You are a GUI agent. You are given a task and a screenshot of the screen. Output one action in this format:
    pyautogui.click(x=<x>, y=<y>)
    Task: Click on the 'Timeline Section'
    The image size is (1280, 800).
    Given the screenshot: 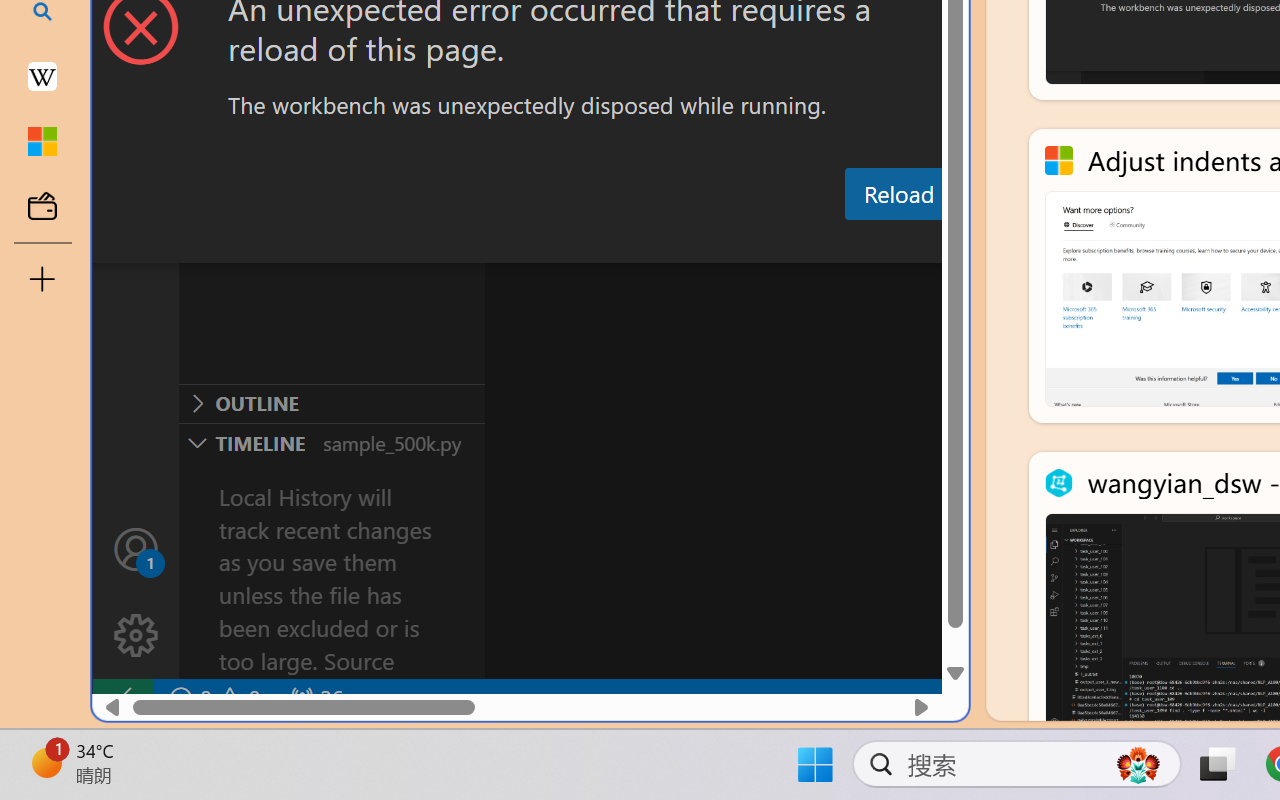 What is the action you would take?
    pyautogui.click(x=331, y=441)
    